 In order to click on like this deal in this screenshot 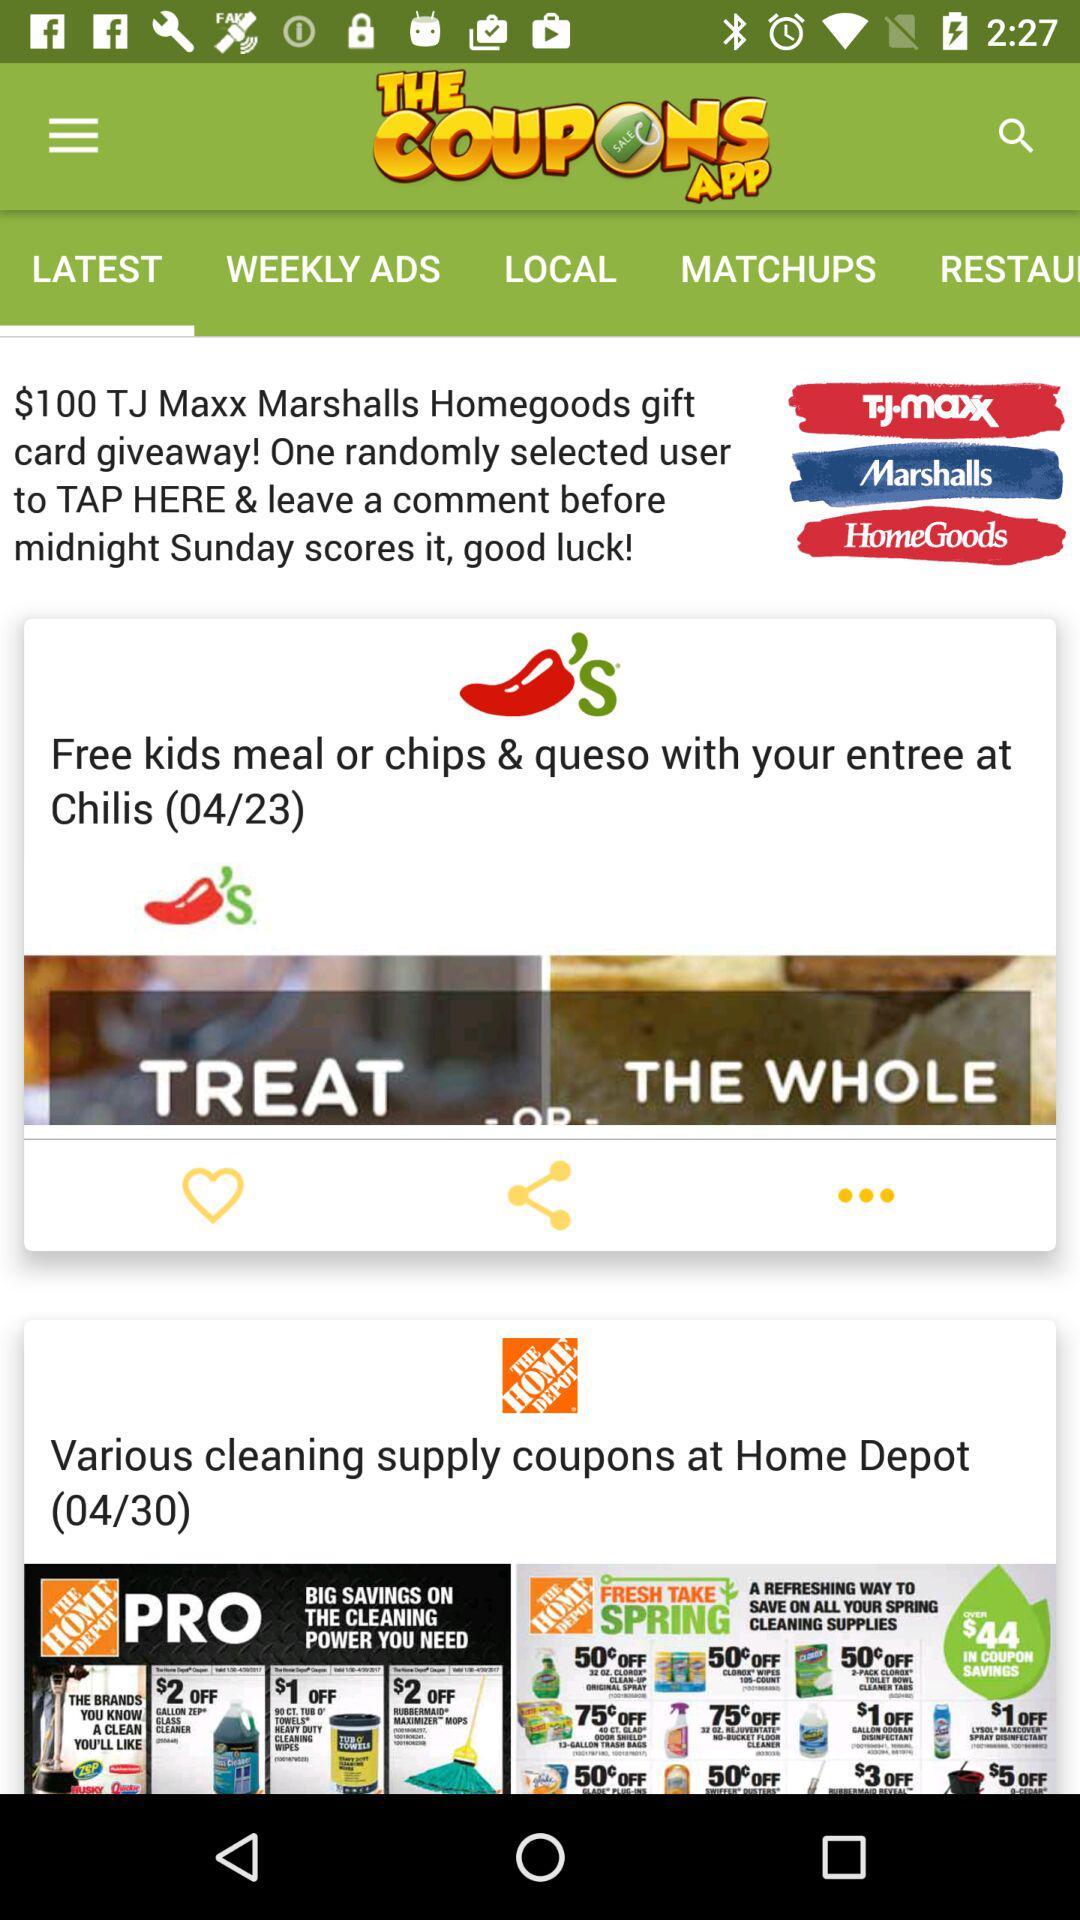, I will do `click(212, 1195)`.